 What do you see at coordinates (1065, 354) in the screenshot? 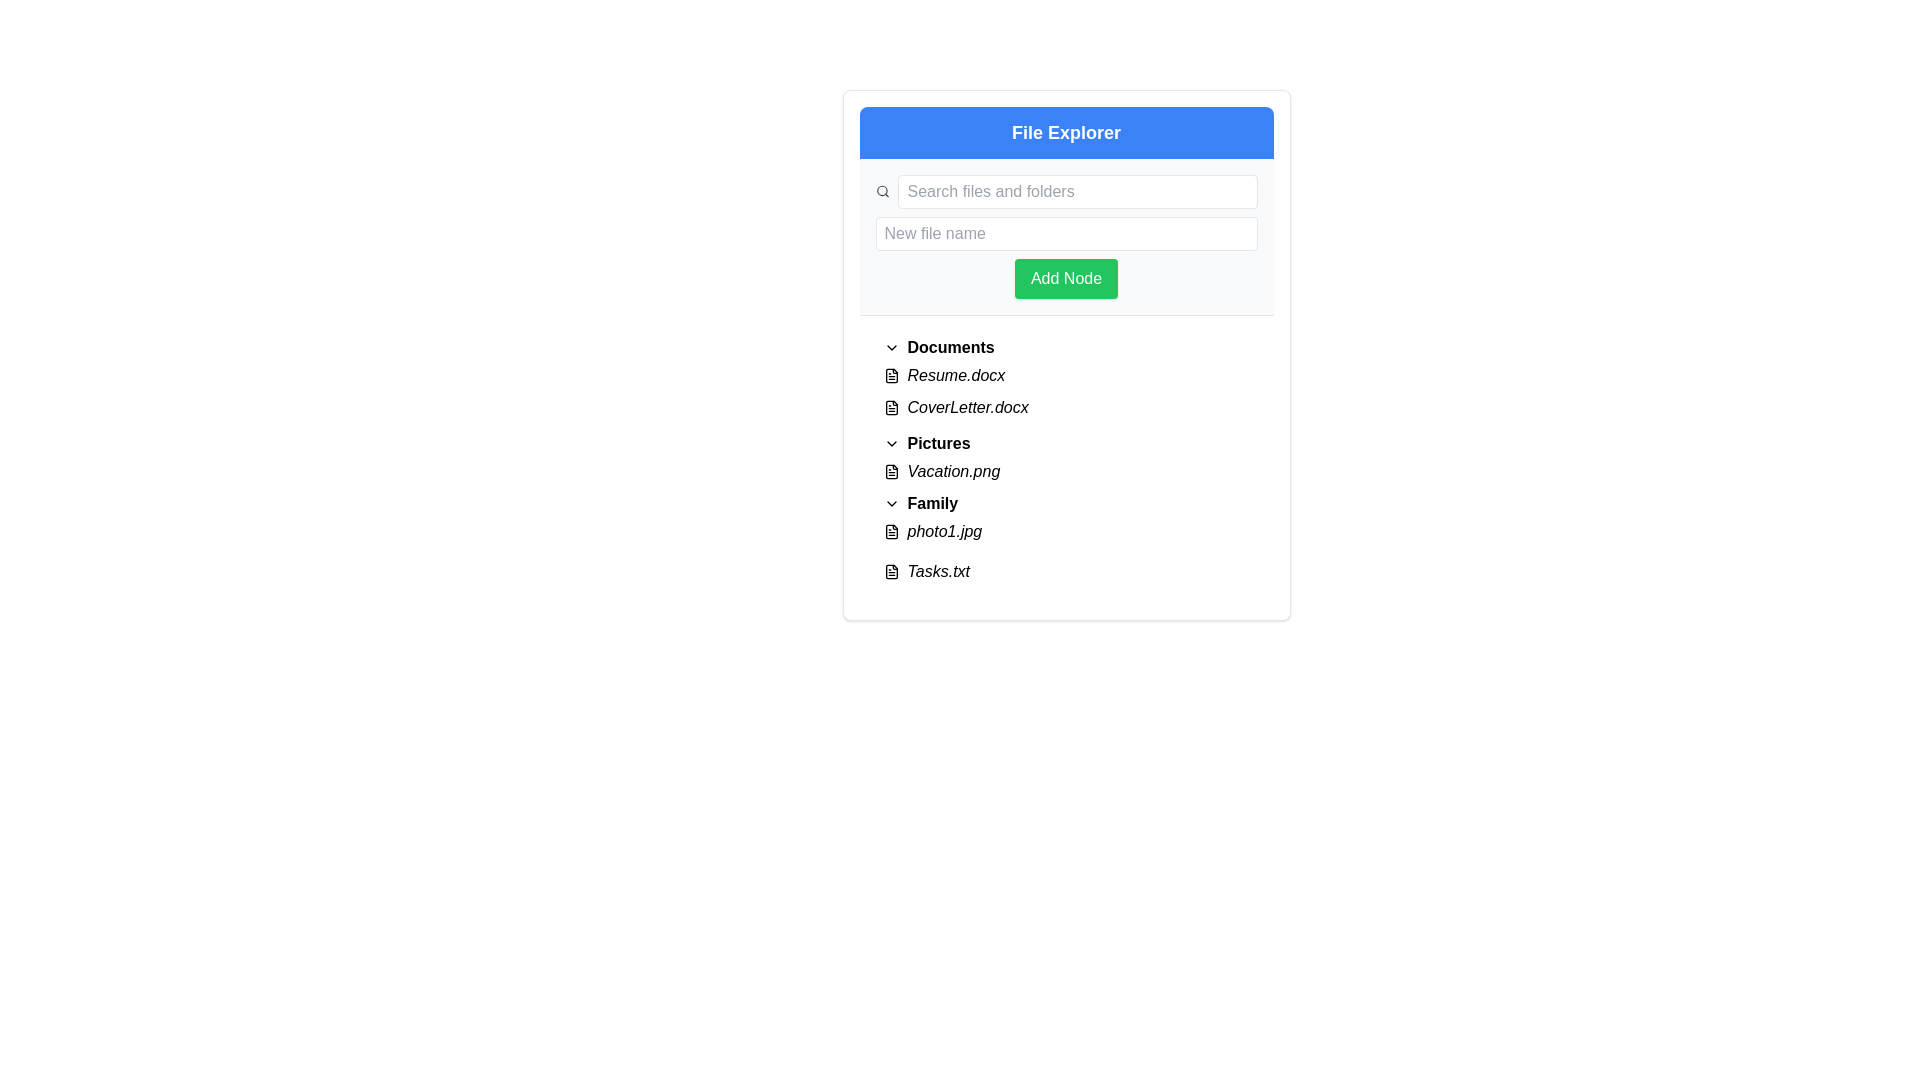
I see `the central file management section` at bounding box center [1065, 354].